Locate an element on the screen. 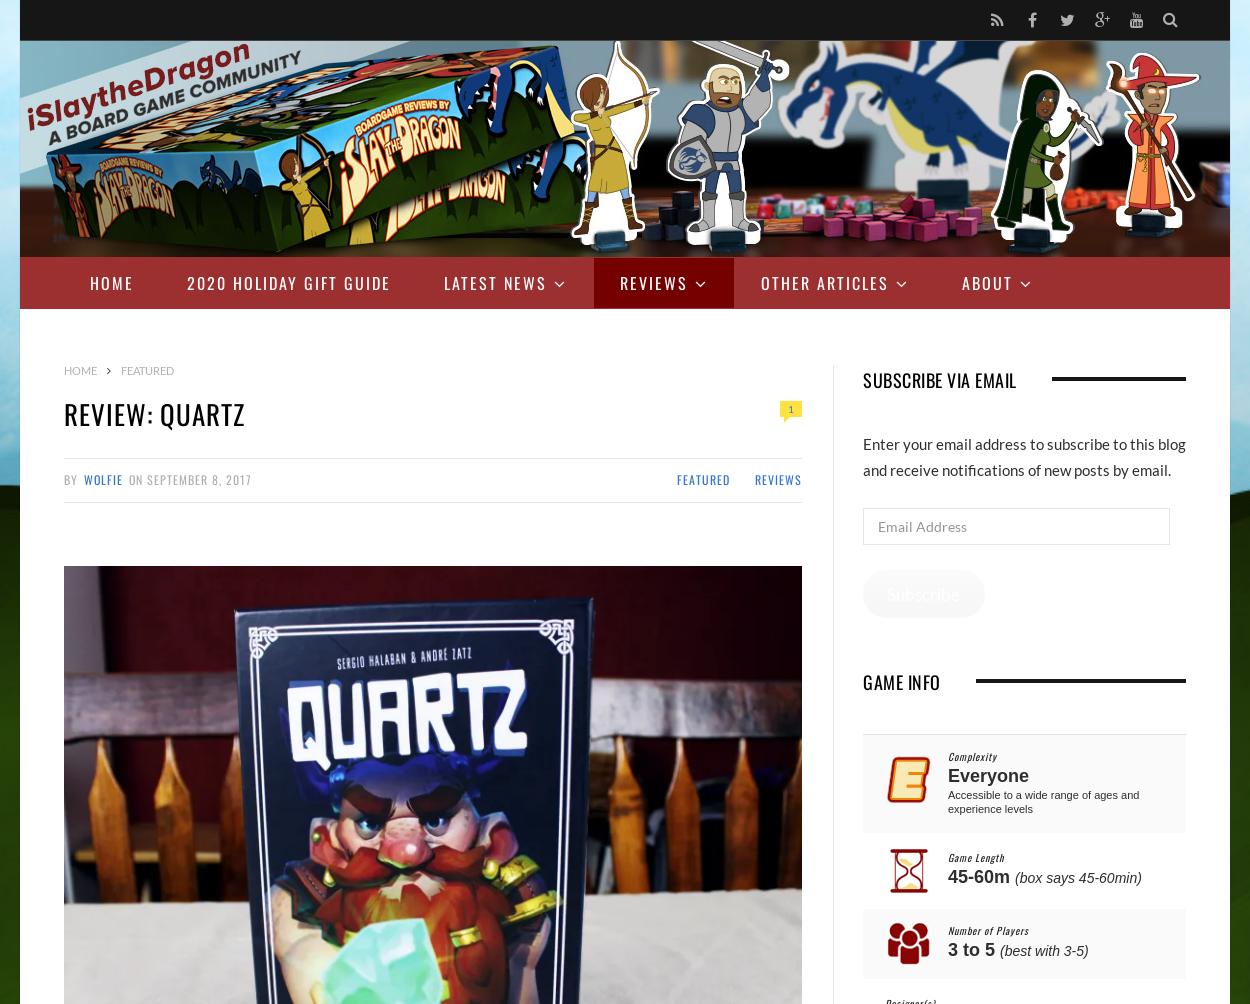 The width and height of the screenshot is (1250, 1004). 'Review: Quartz' is located at coordinates (154, 413).